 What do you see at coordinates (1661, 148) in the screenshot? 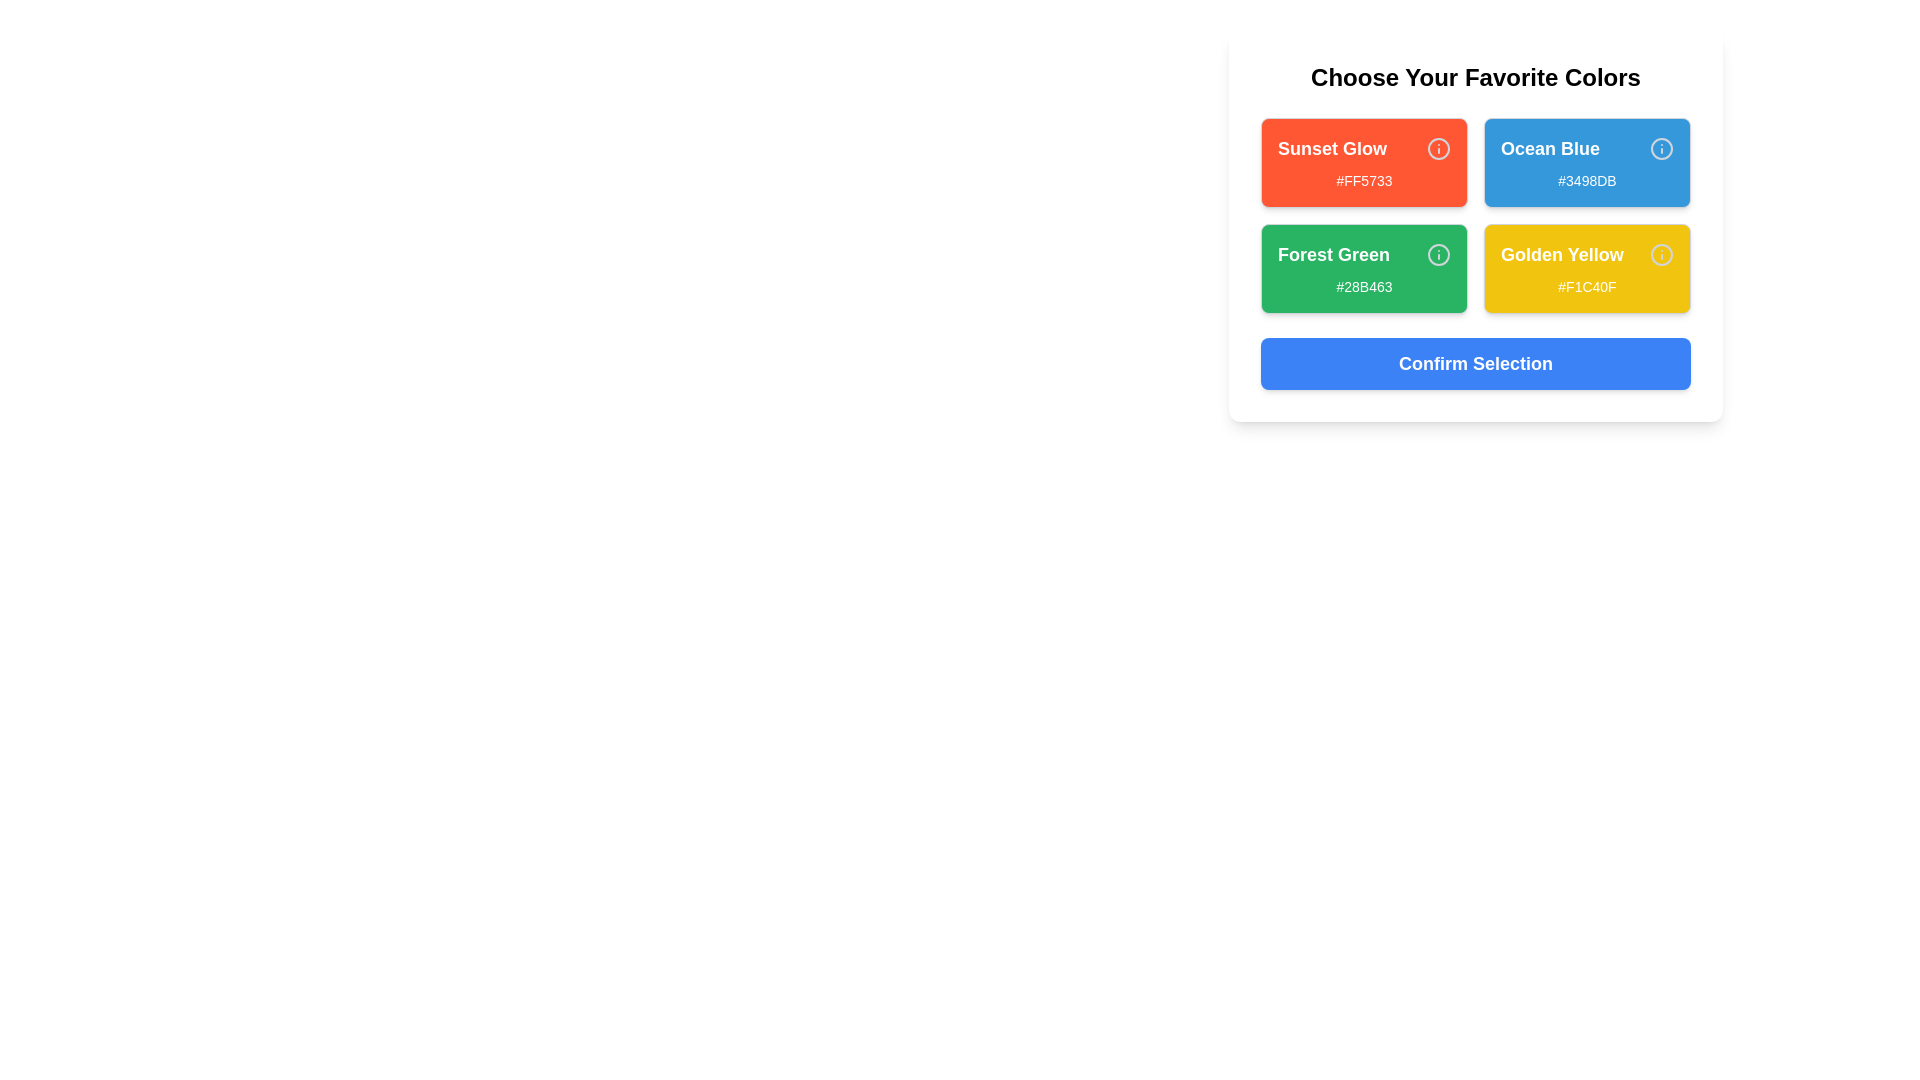
I see `the 'Info' icon for the color Ocean Blue` at bounding box center [1661, 148].